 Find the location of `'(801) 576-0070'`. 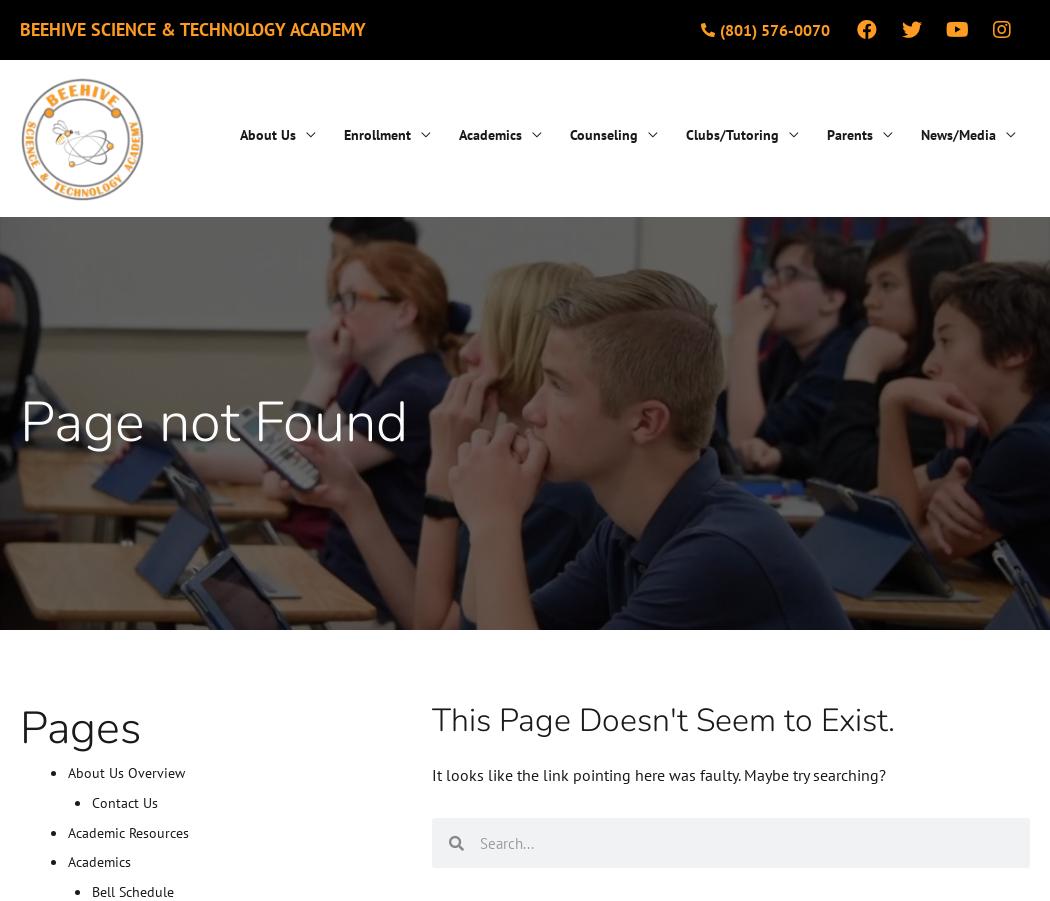

'(801) 576-0070' is located at coordinates (773, 28).